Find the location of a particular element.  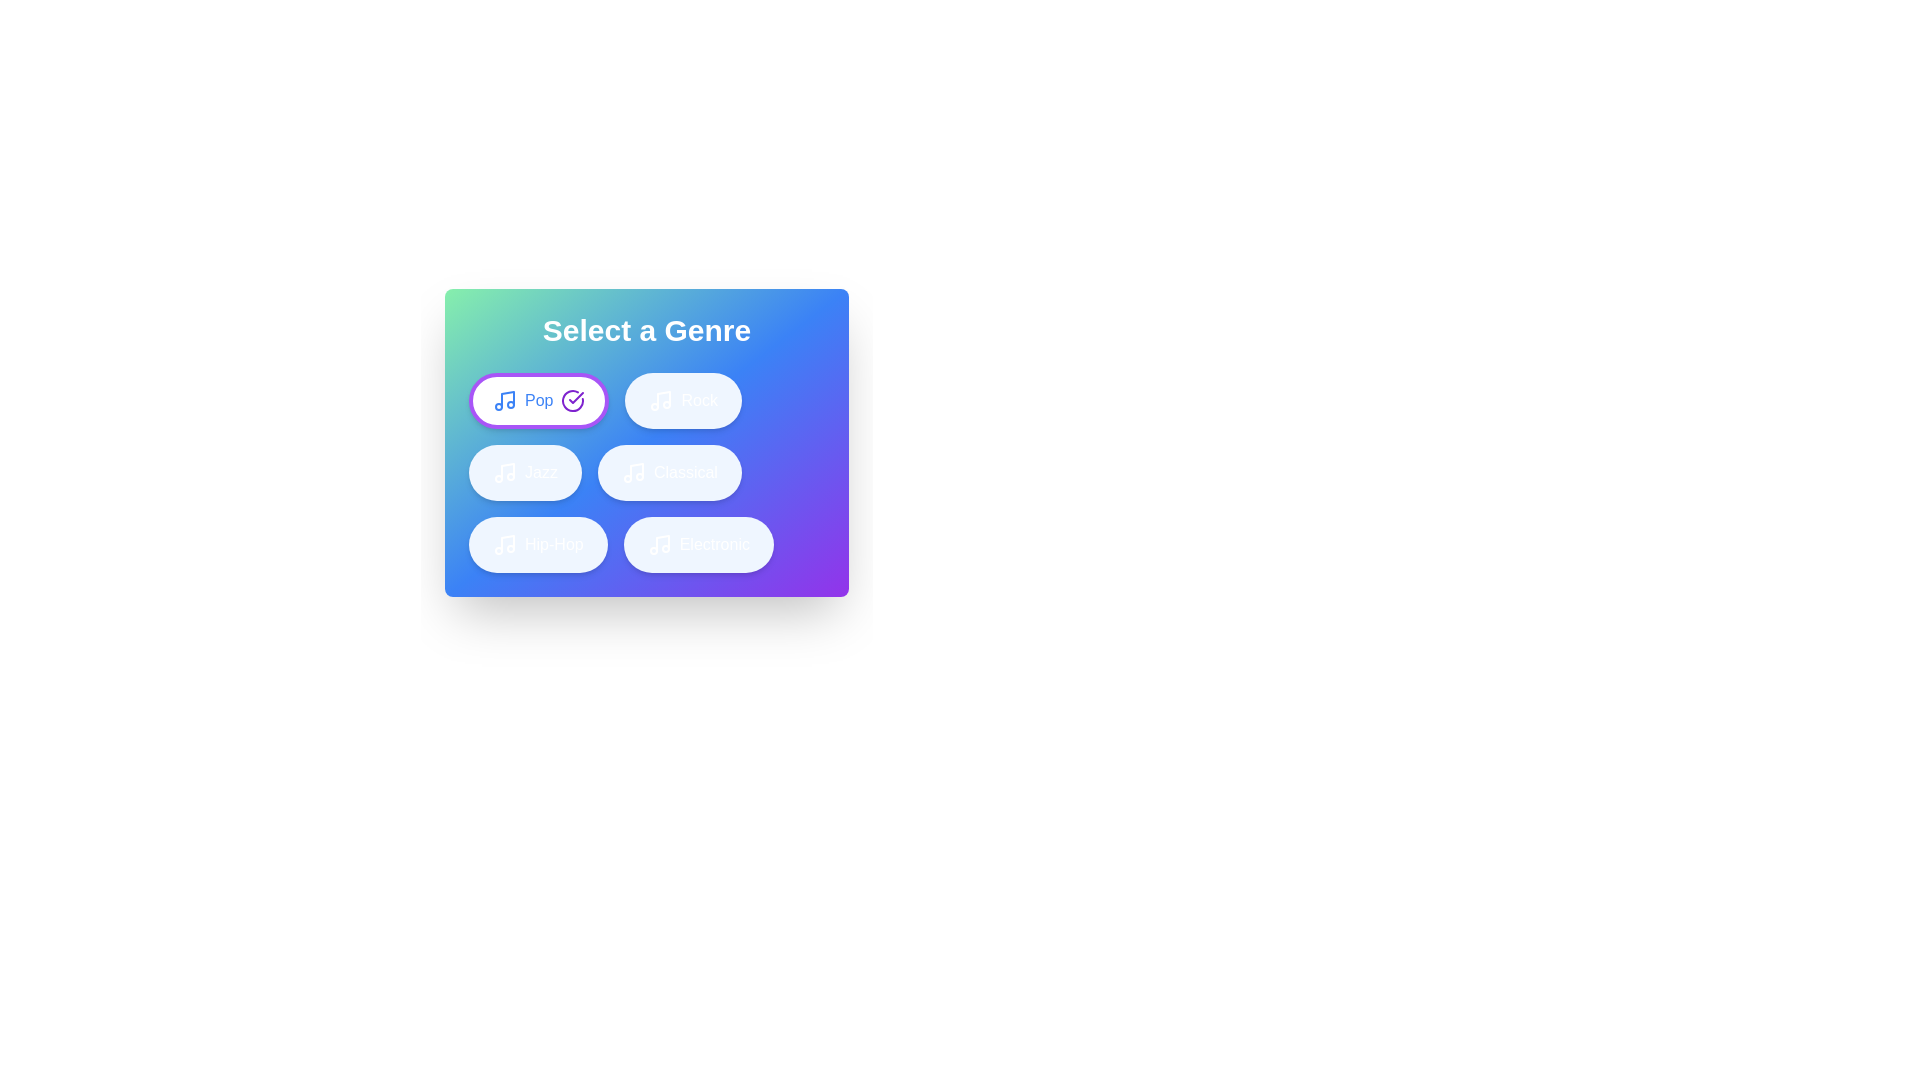

the visual indication icon that signifies the 'Pop' genre selection, located to the right of the musical note icon is located at coordinates (572, 401).